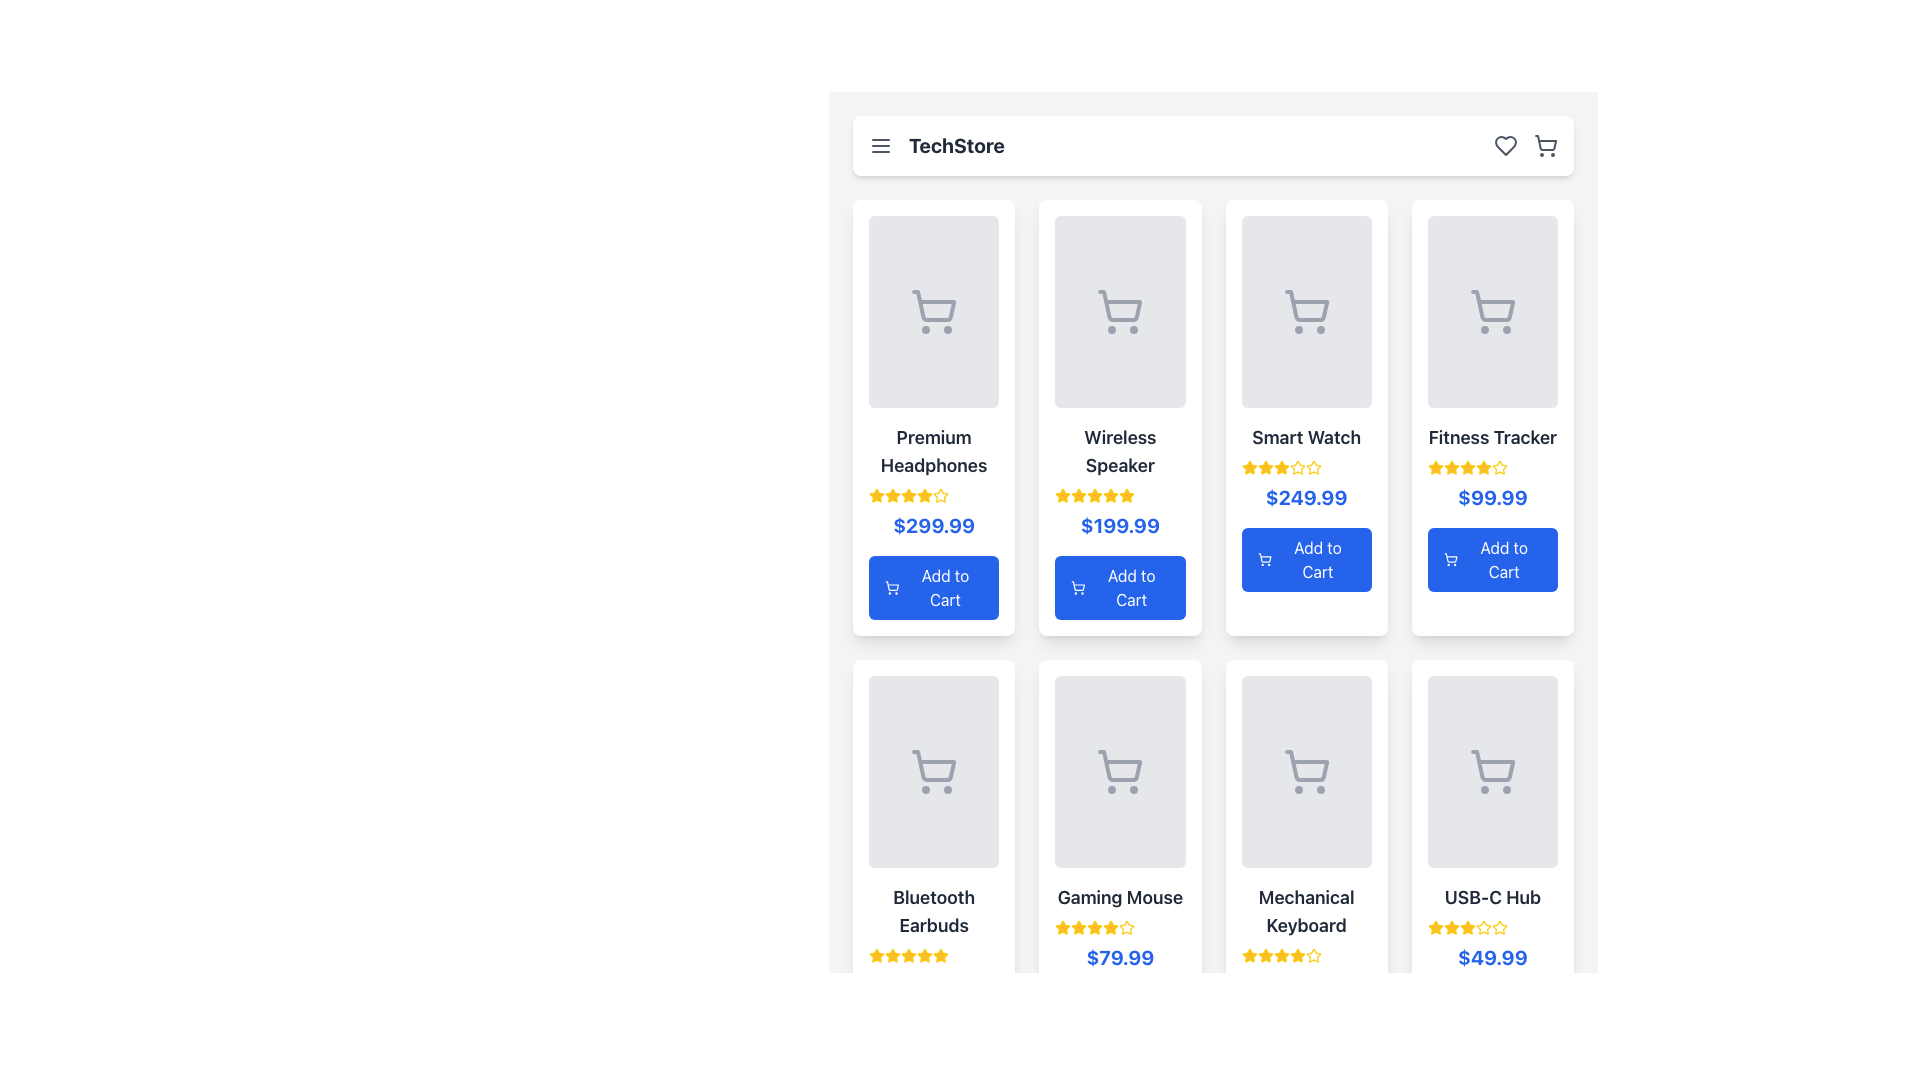 This screenshot has width=1920, height=1080. Describe the element at coordinates (1248, 955) in the screenshot. I see `the first star-shaped icon in the rating section beneath the 'Mechanical Keyboard' item card` at that location.